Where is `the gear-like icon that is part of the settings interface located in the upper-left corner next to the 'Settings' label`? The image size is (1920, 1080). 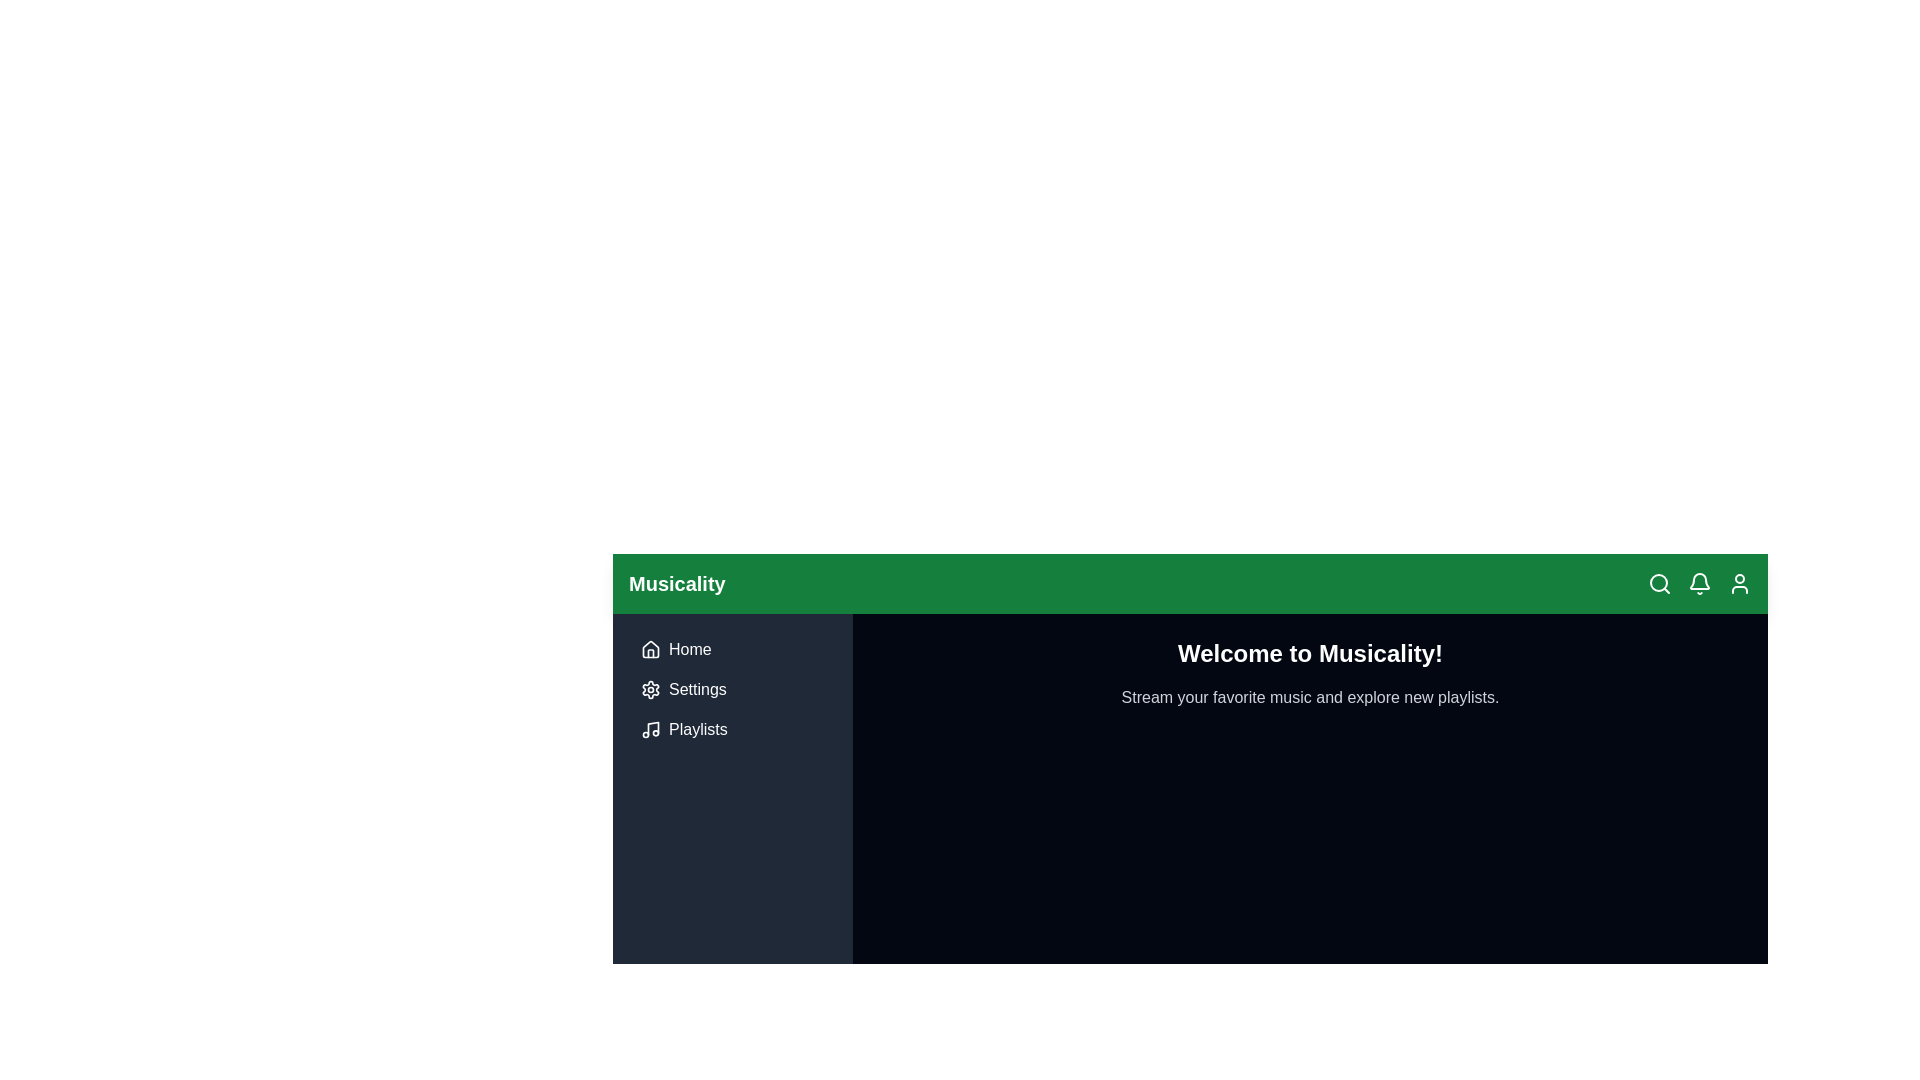
the gear-like icon that is part of the settings interface located in the upper-left corner next to the 'Settings' label is located at coordinates (651, 689).